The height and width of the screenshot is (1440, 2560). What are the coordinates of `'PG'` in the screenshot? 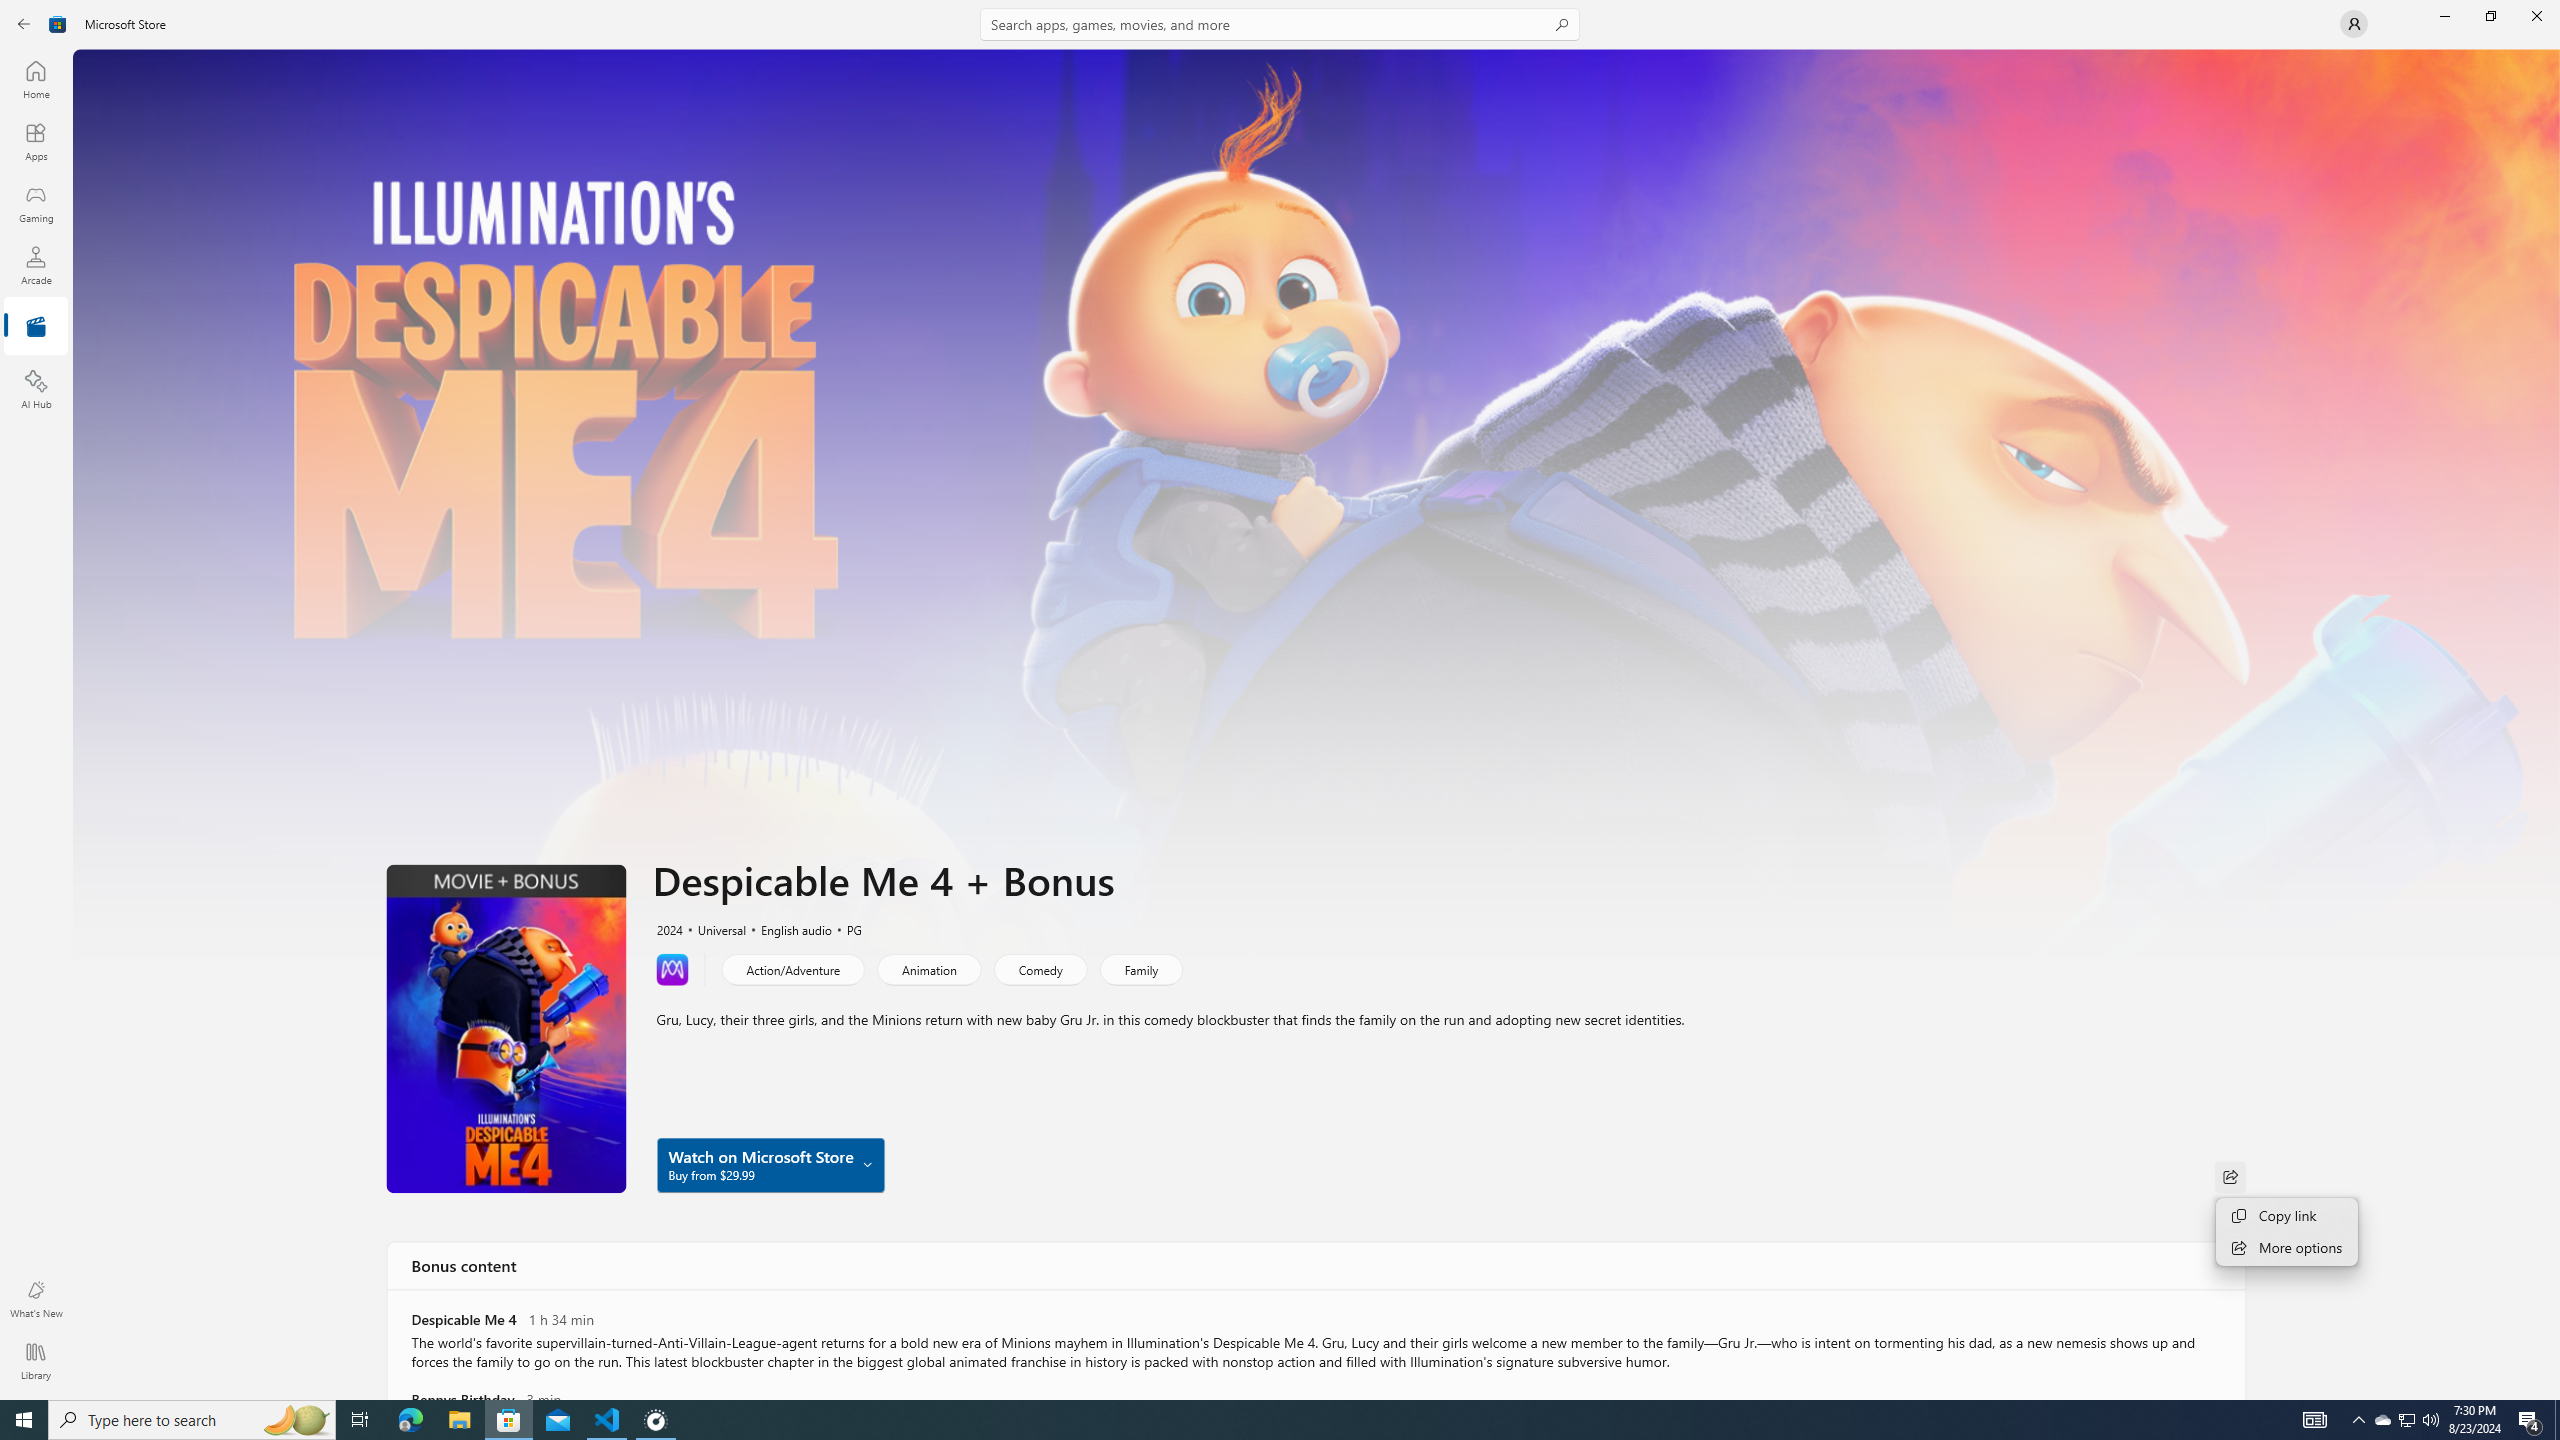 It's located at (845, 927).